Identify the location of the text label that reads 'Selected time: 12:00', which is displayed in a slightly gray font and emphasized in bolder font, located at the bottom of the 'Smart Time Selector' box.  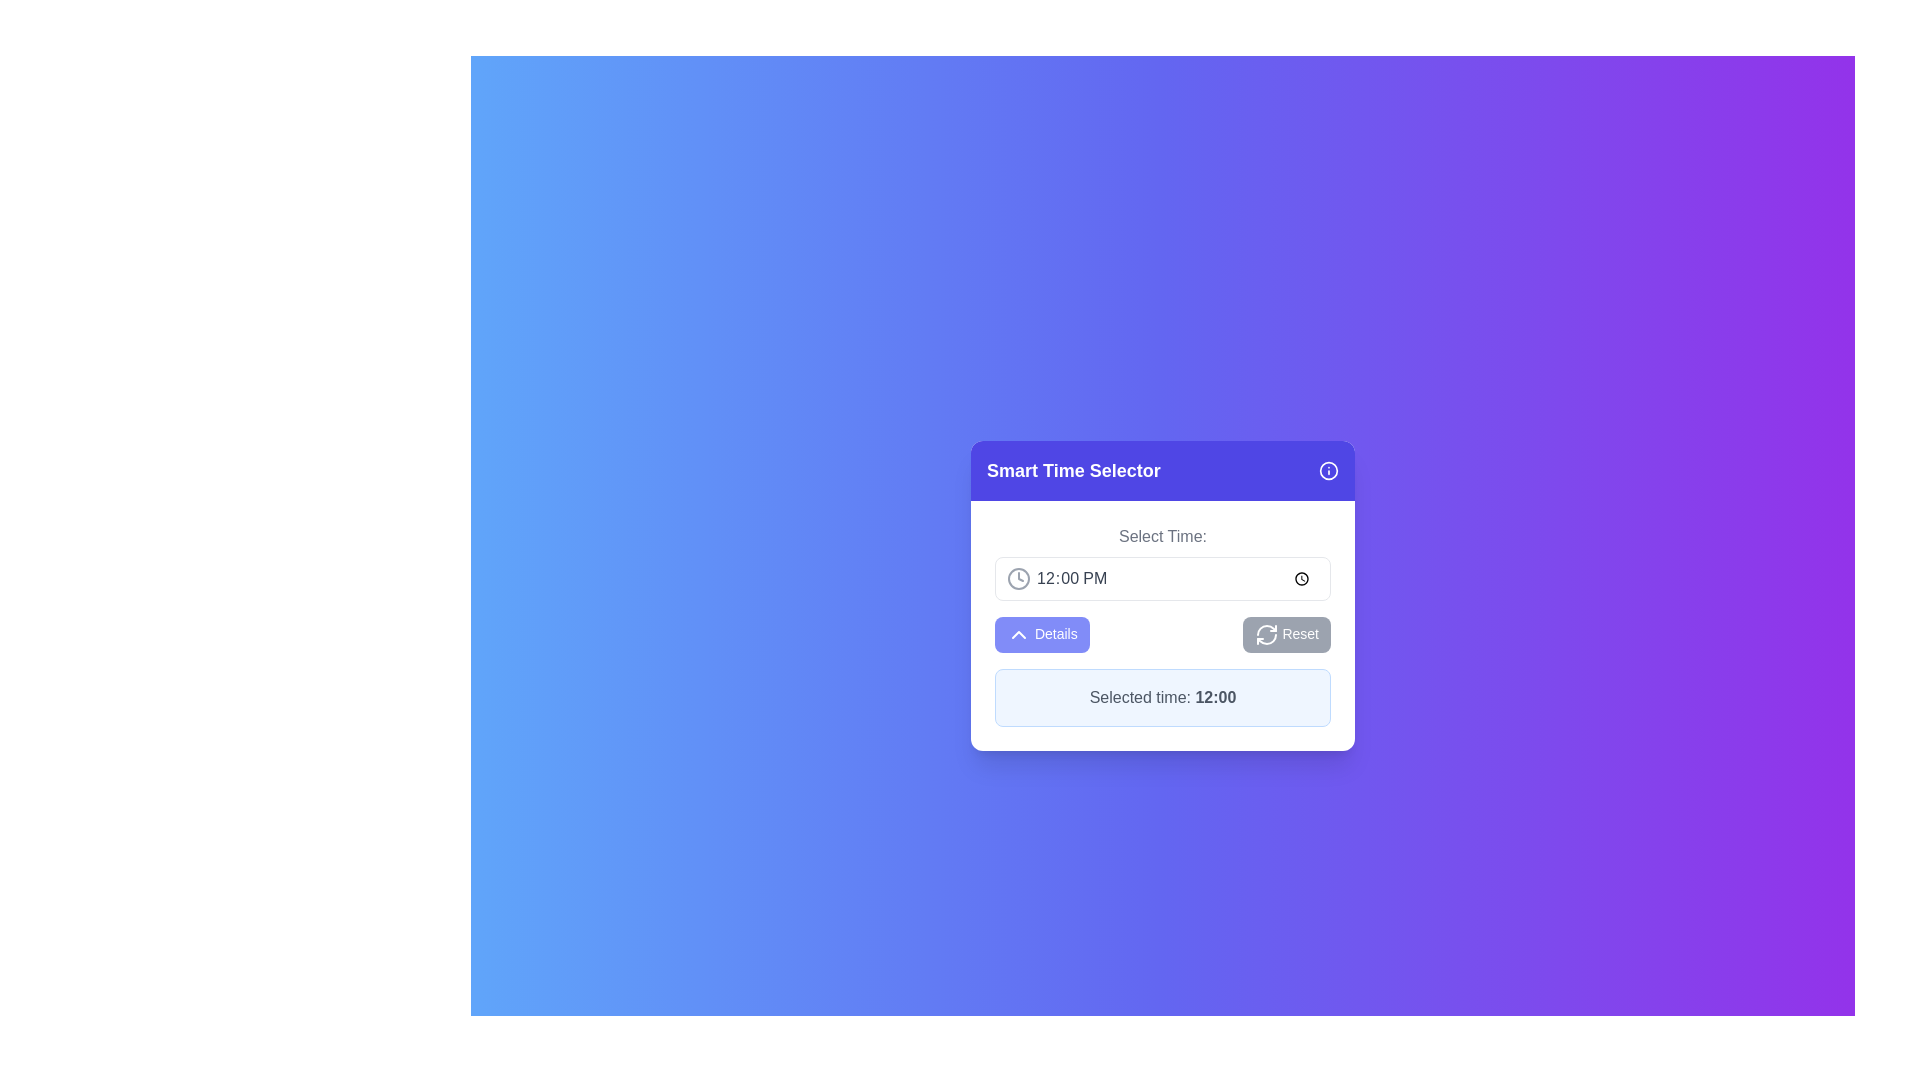
(1162, 697).